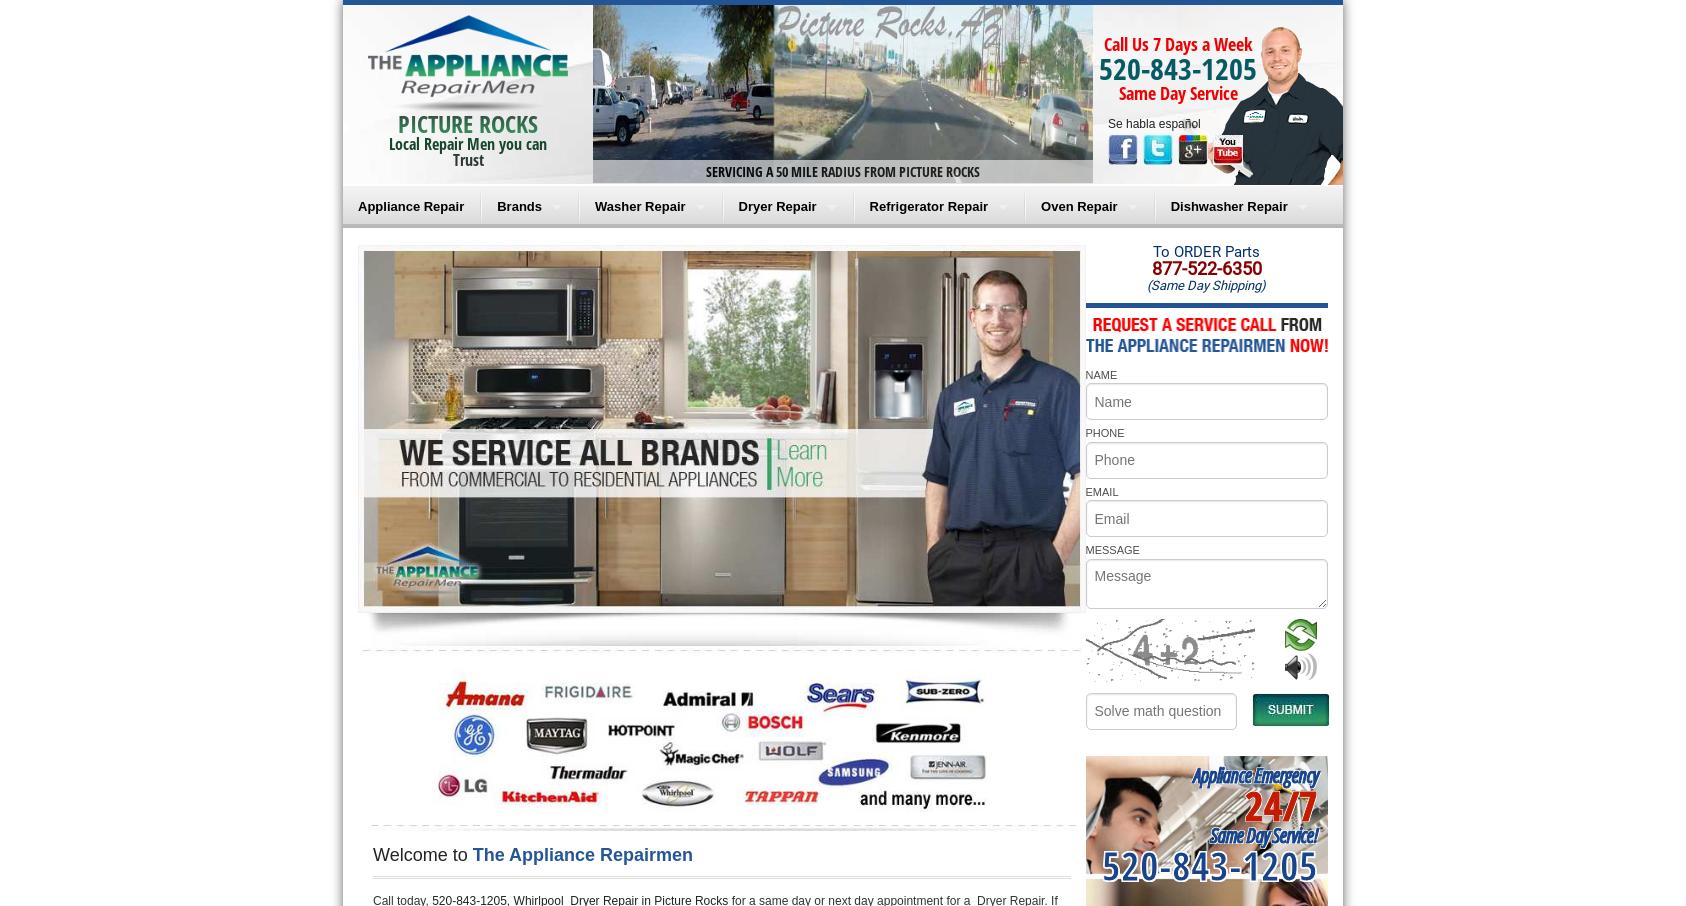  What do you see at coordinates (1101, 489) in the screenshot?
I see `'EMAIL'` at bounding box center [1101, 489].